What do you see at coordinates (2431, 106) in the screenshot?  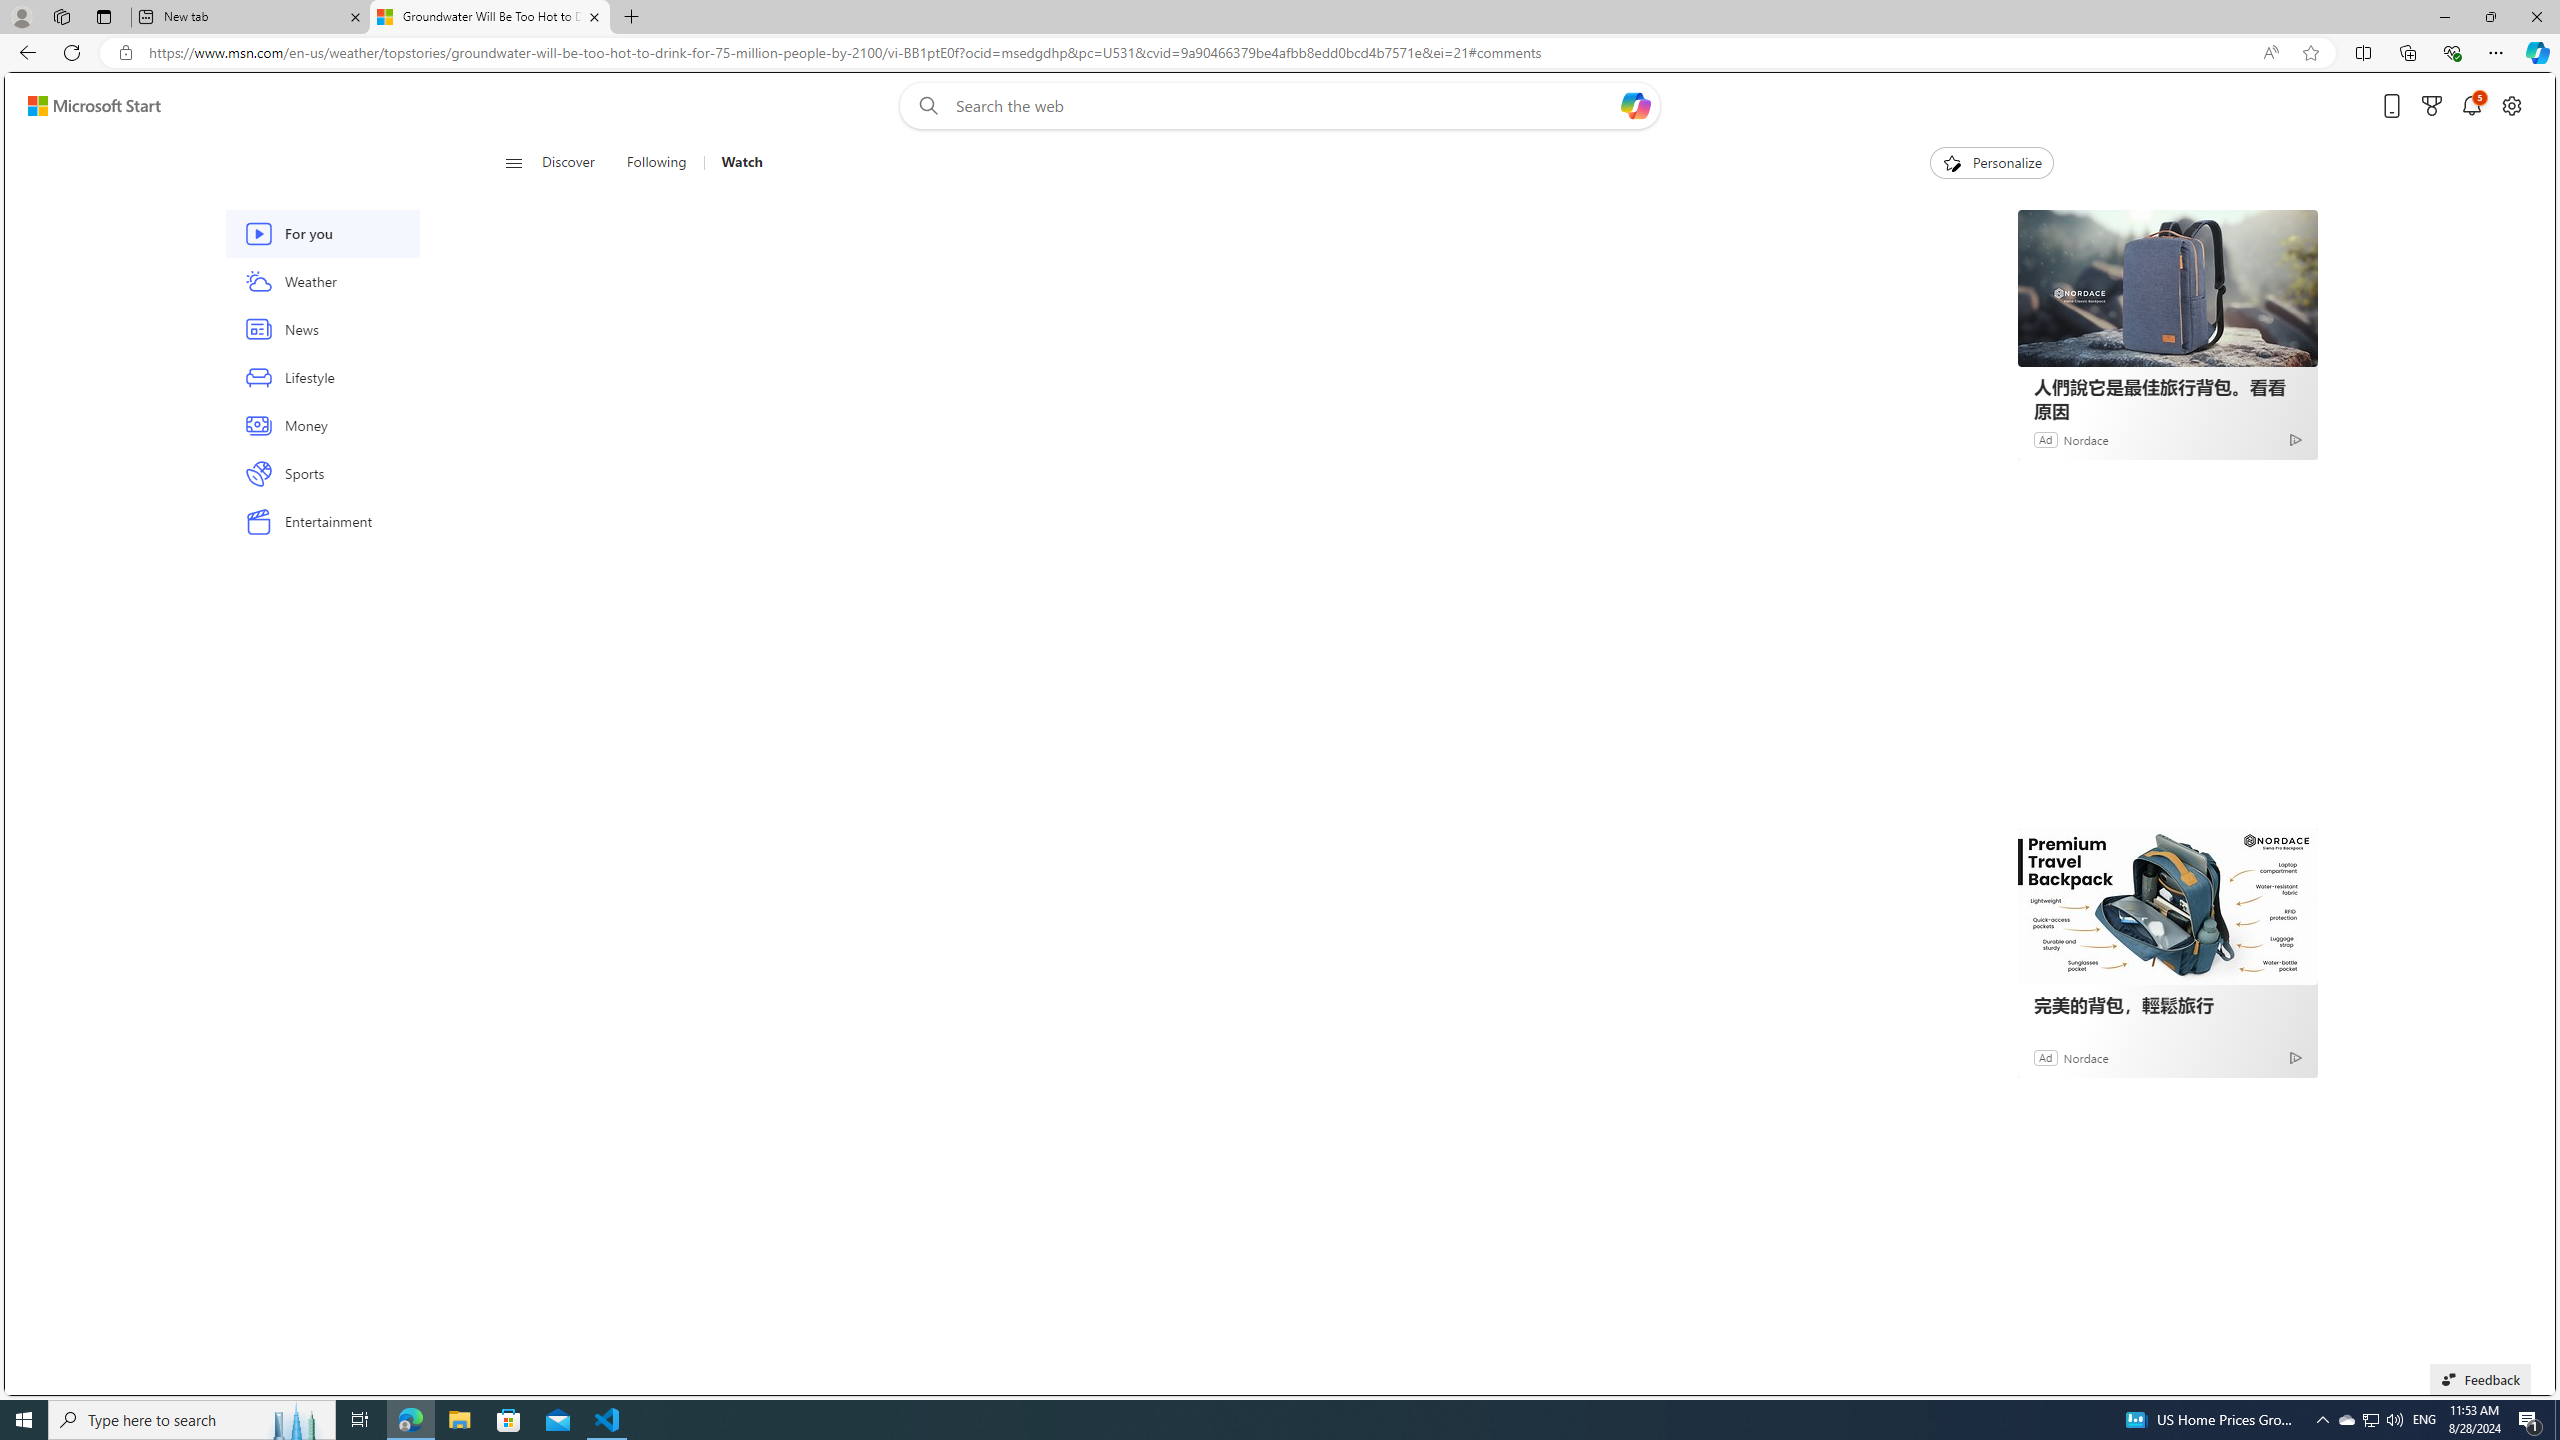 I see `'Microsoft rewards'` at bounding box center [2431, 106].